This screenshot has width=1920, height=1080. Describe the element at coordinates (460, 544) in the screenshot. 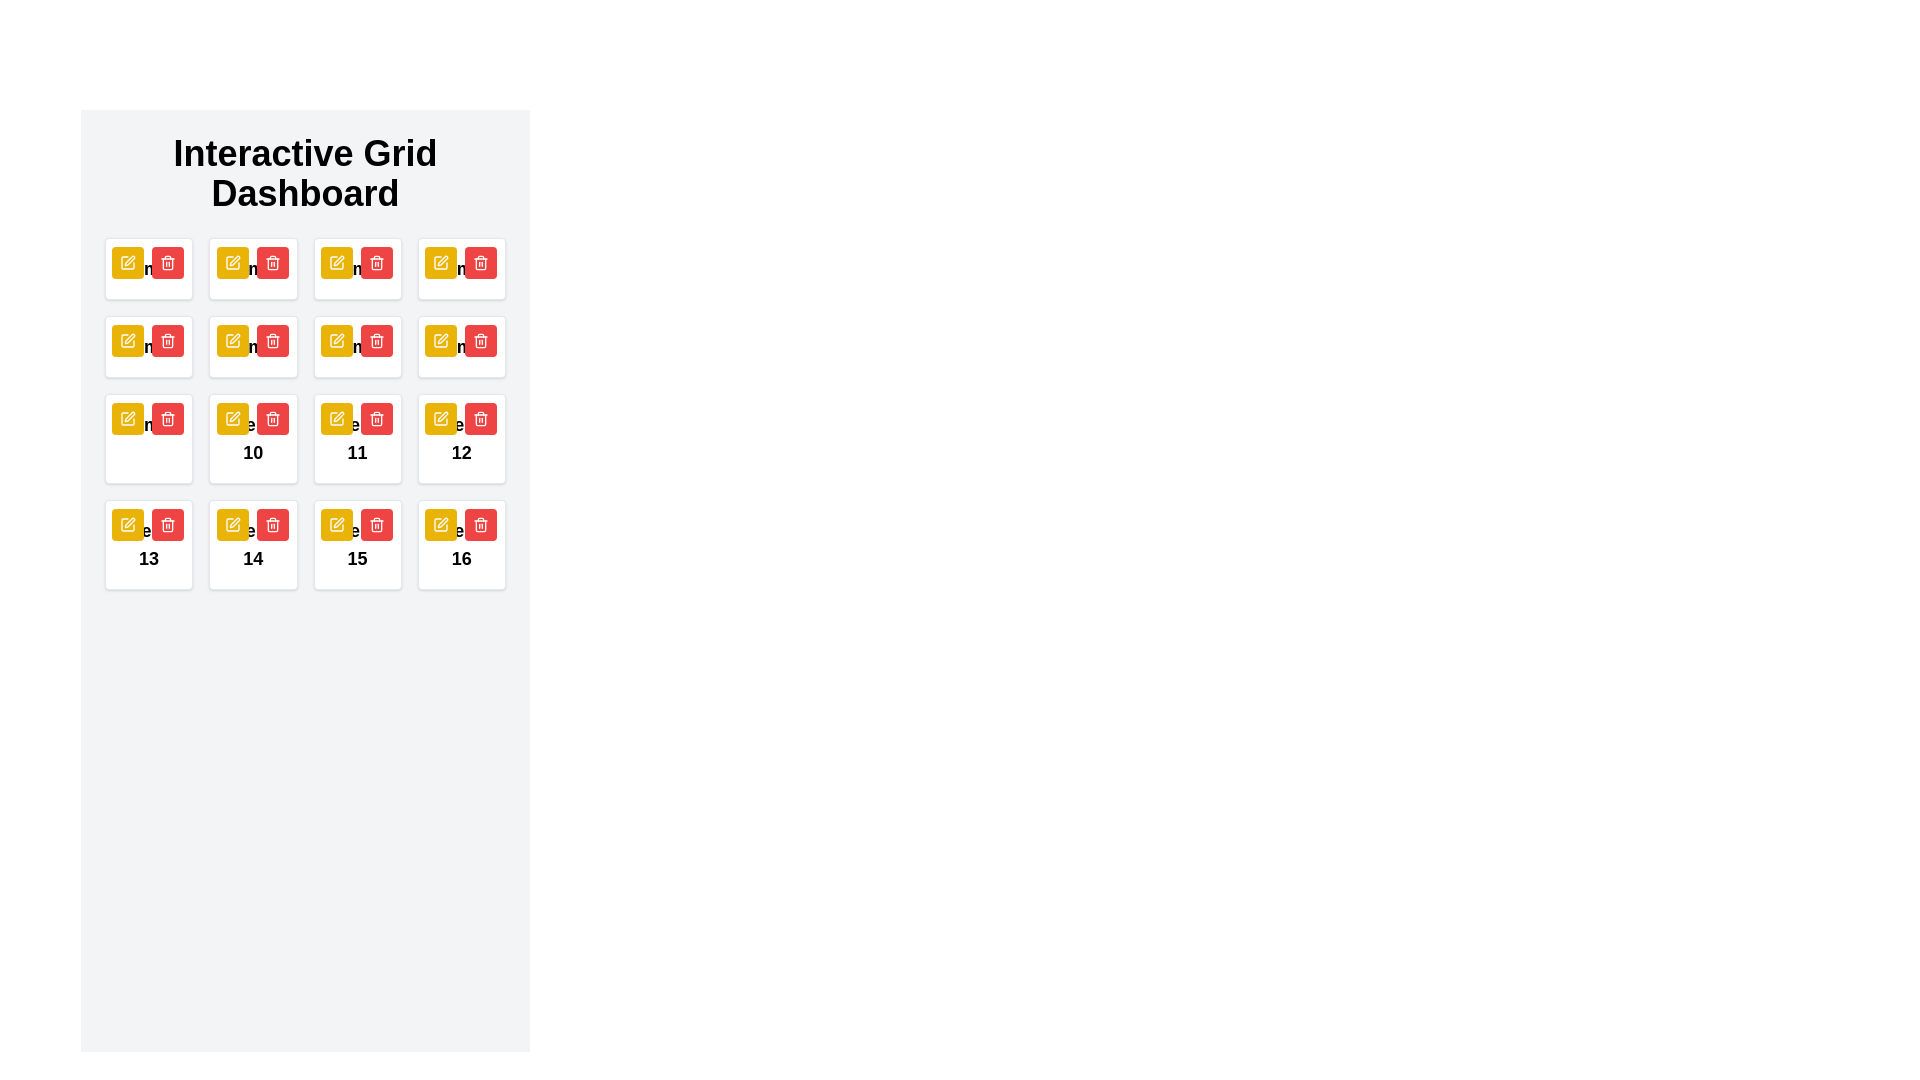

I see `the delete button on the Card displaying 'Item 16', which is located at the bottom-right corner of the grid layout` at that location.